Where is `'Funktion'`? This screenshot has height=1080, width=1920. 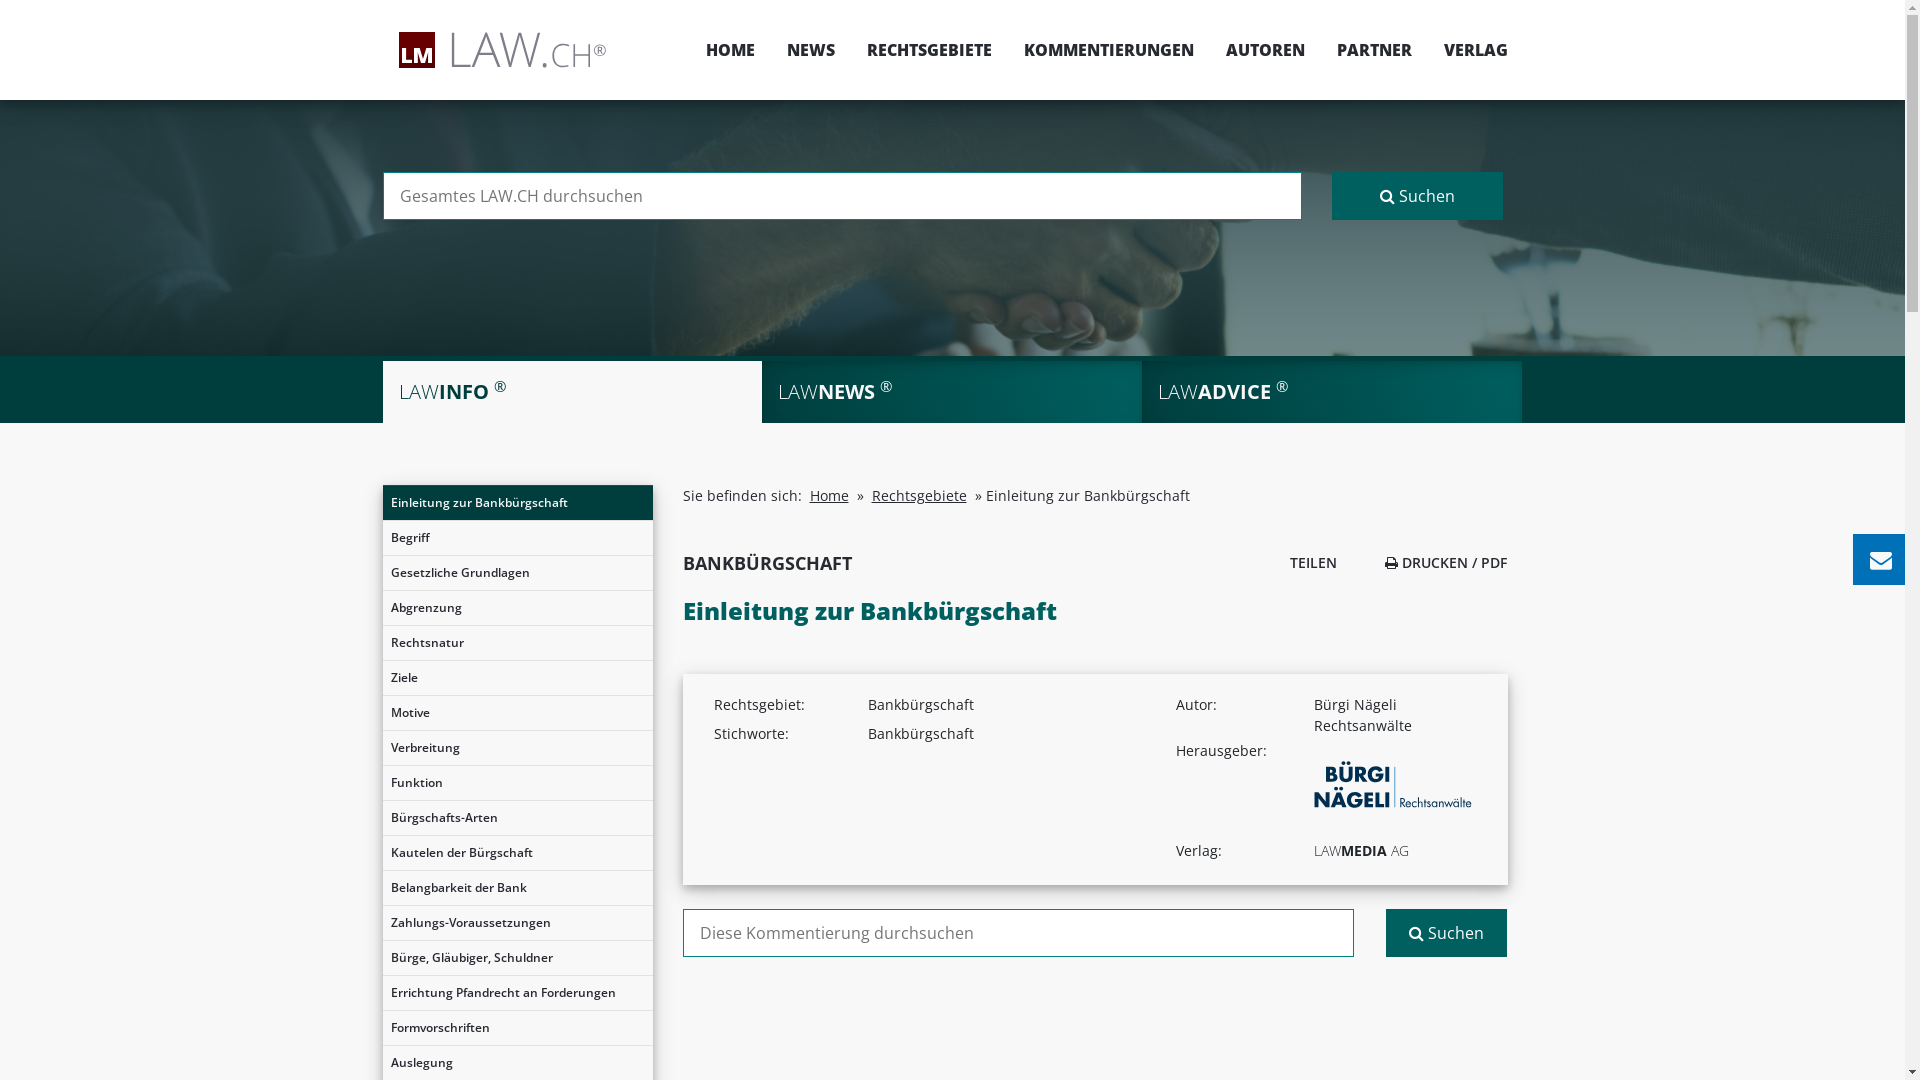 'Funktion' is located at coordinates (517, 782).